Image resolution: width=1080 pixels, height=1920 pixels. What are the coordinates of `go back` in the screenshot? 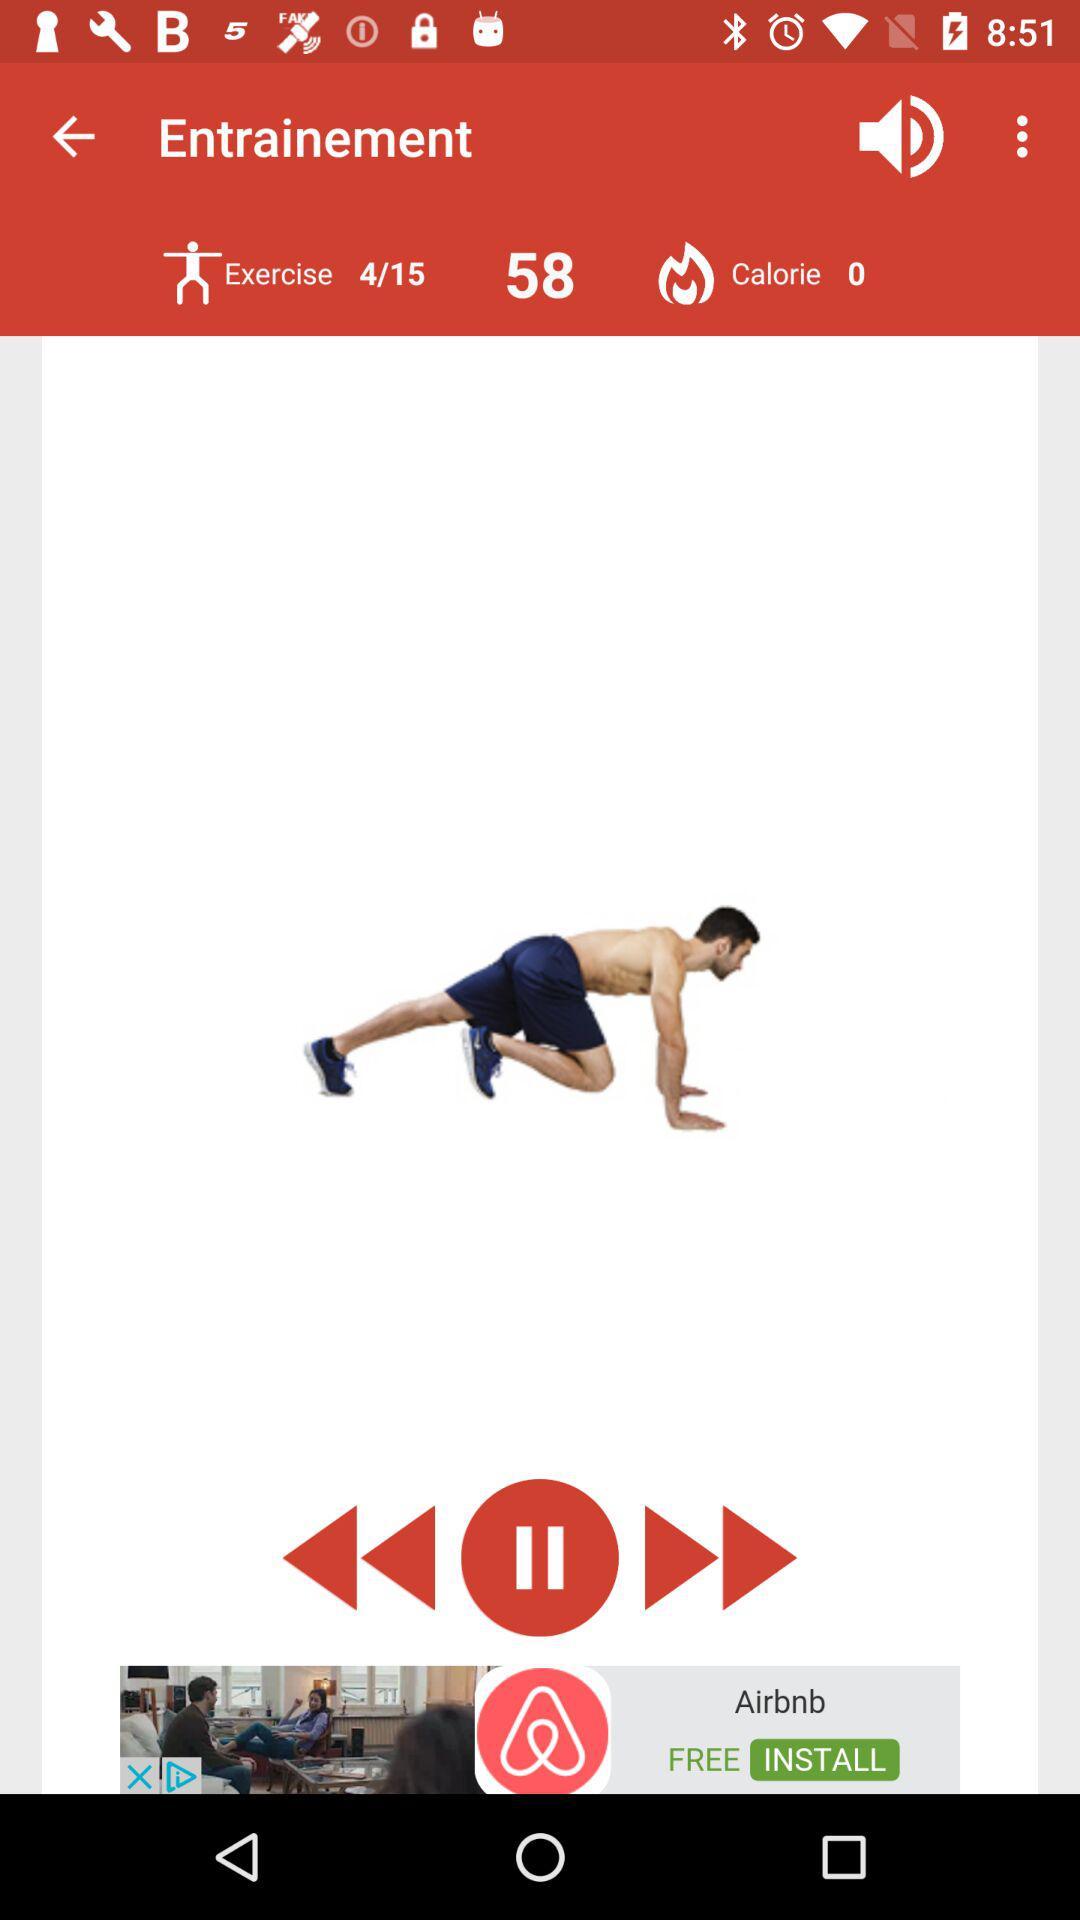 It's located at (357, 1556).